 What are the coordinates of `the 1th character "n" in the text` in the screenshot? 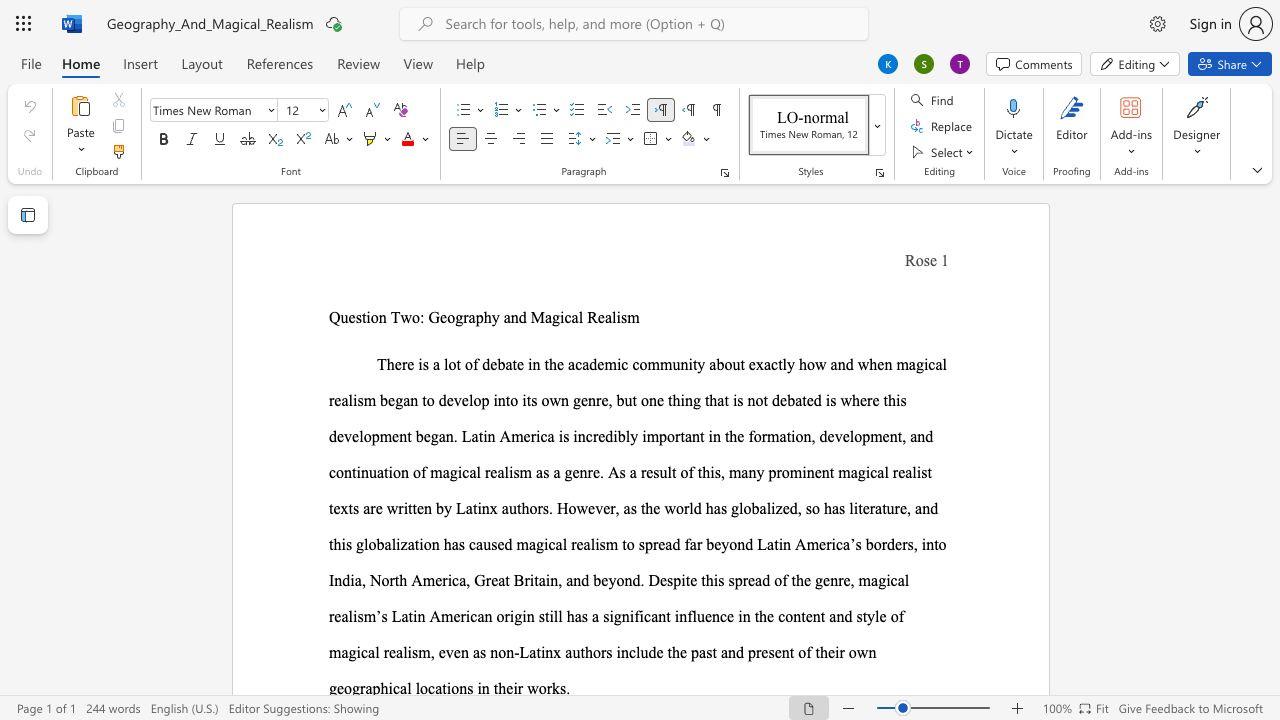 It's located at (624, 615).